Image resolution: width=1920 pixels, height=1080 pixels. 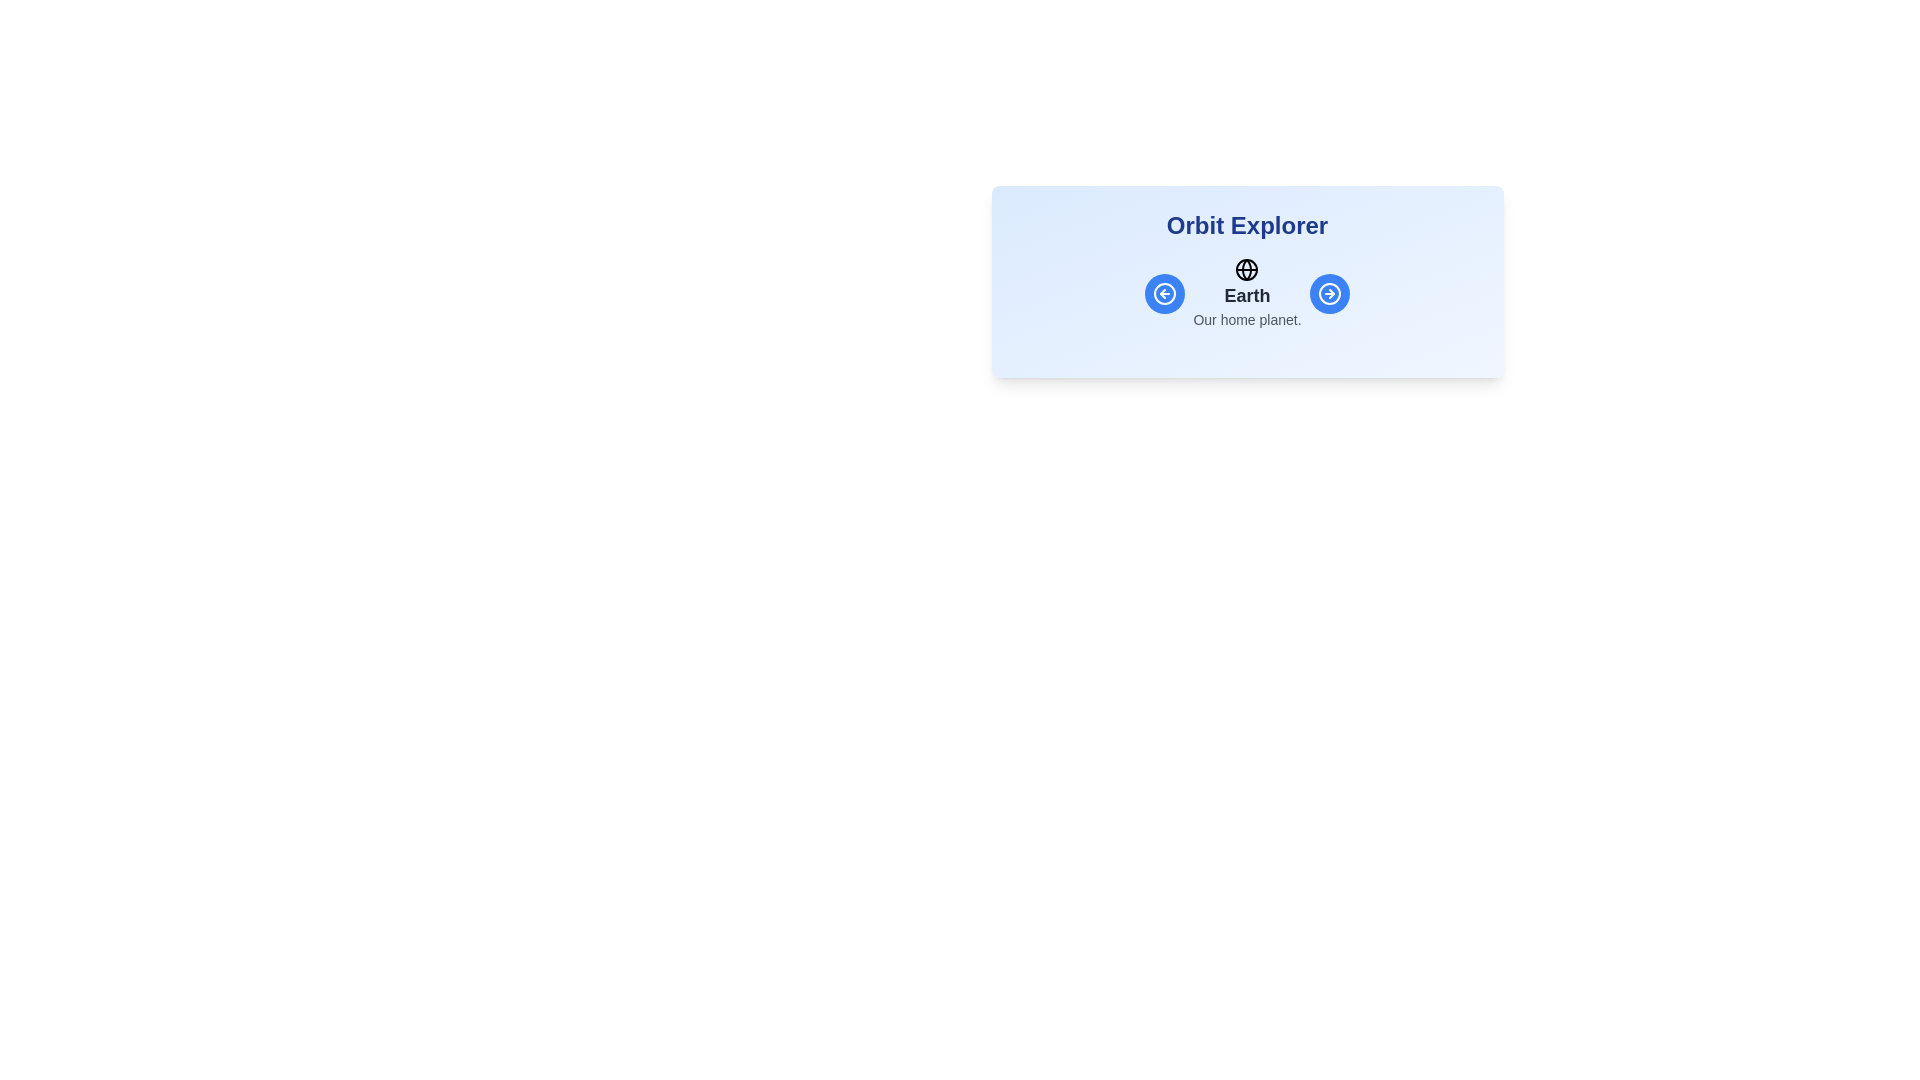 I want to click on the text-based informational component displaying 'Earth' and 'Our home planet.' which is located beneath 'Orbit Explorer' and flanked by two interactive circular buttons, so click(x=1246, y=293).